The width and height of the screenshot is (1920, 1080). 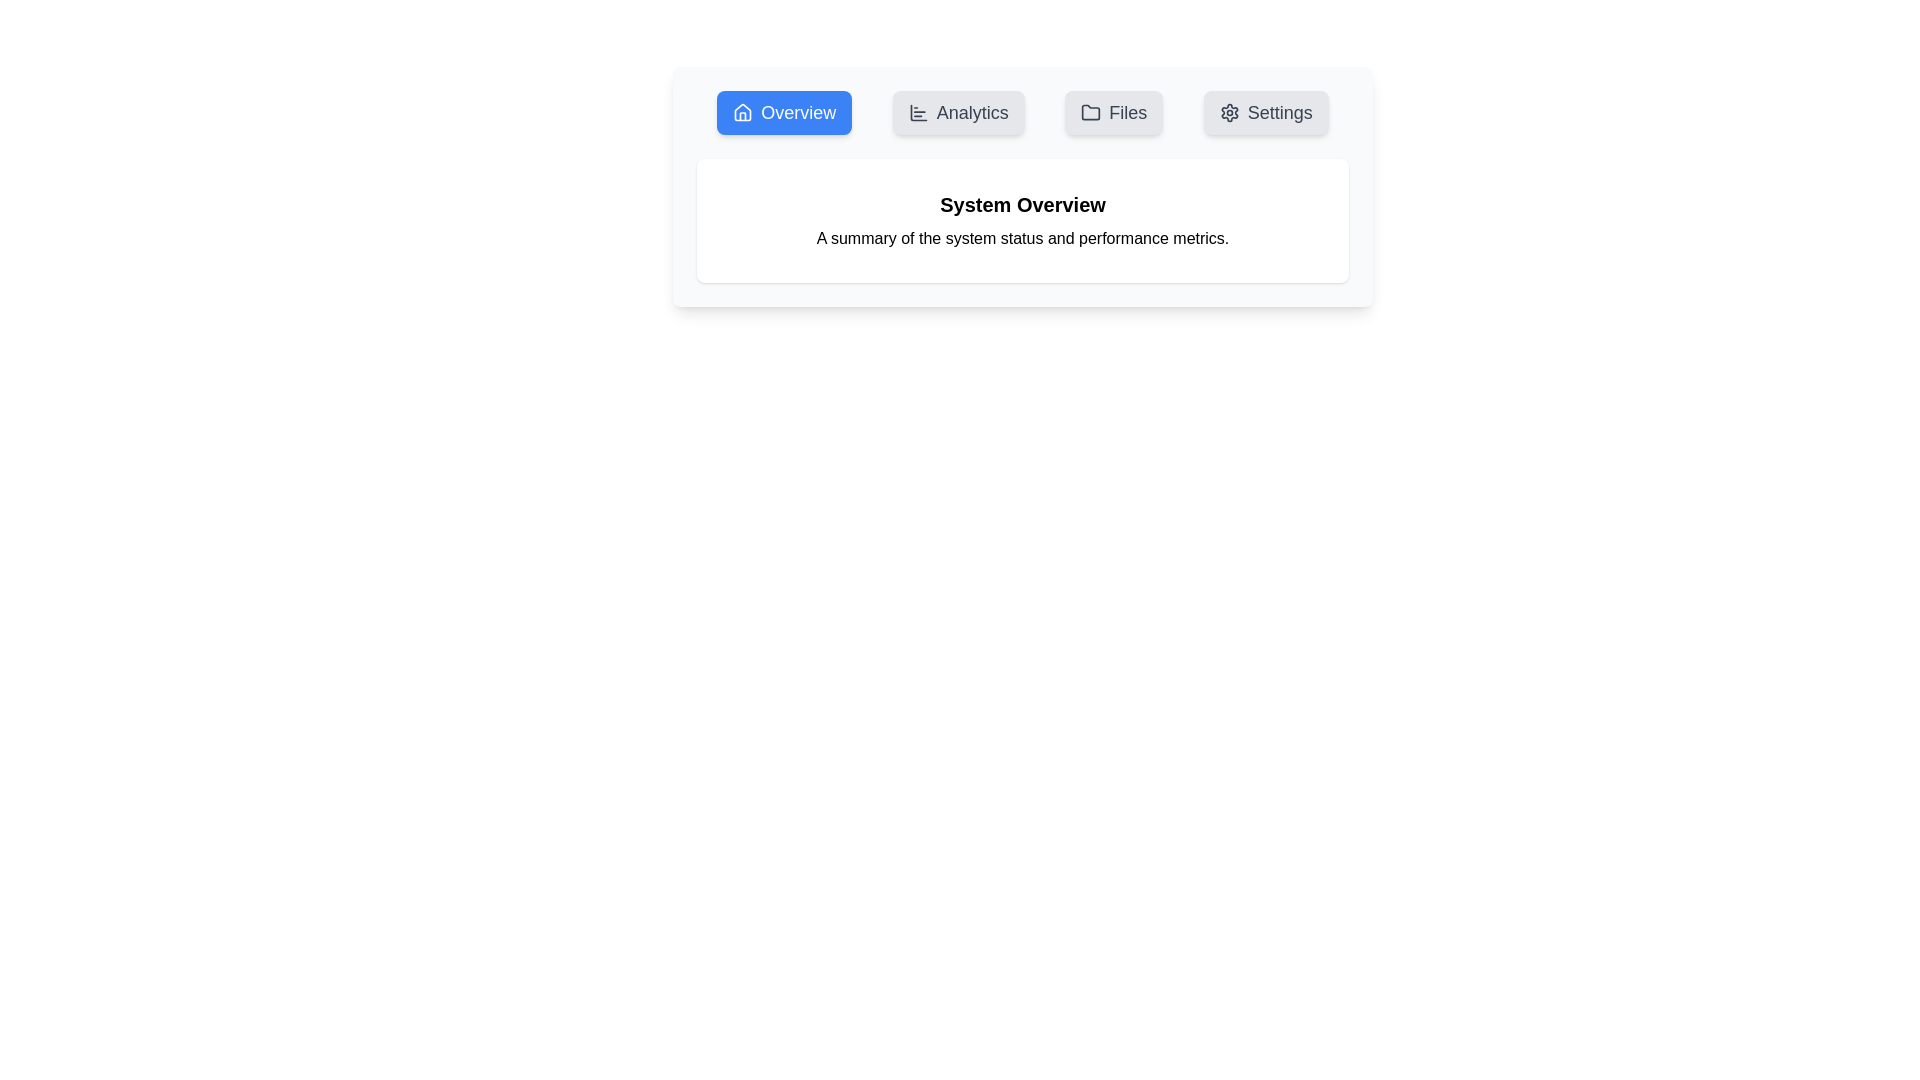 What do you see at coordinates (797, 112) in the screenshot?
I see `the 'Overview' label in the navigation button, which is displayed in white on a blue background and is the first item in the horizontal menu` at bounding box center [797, 112].